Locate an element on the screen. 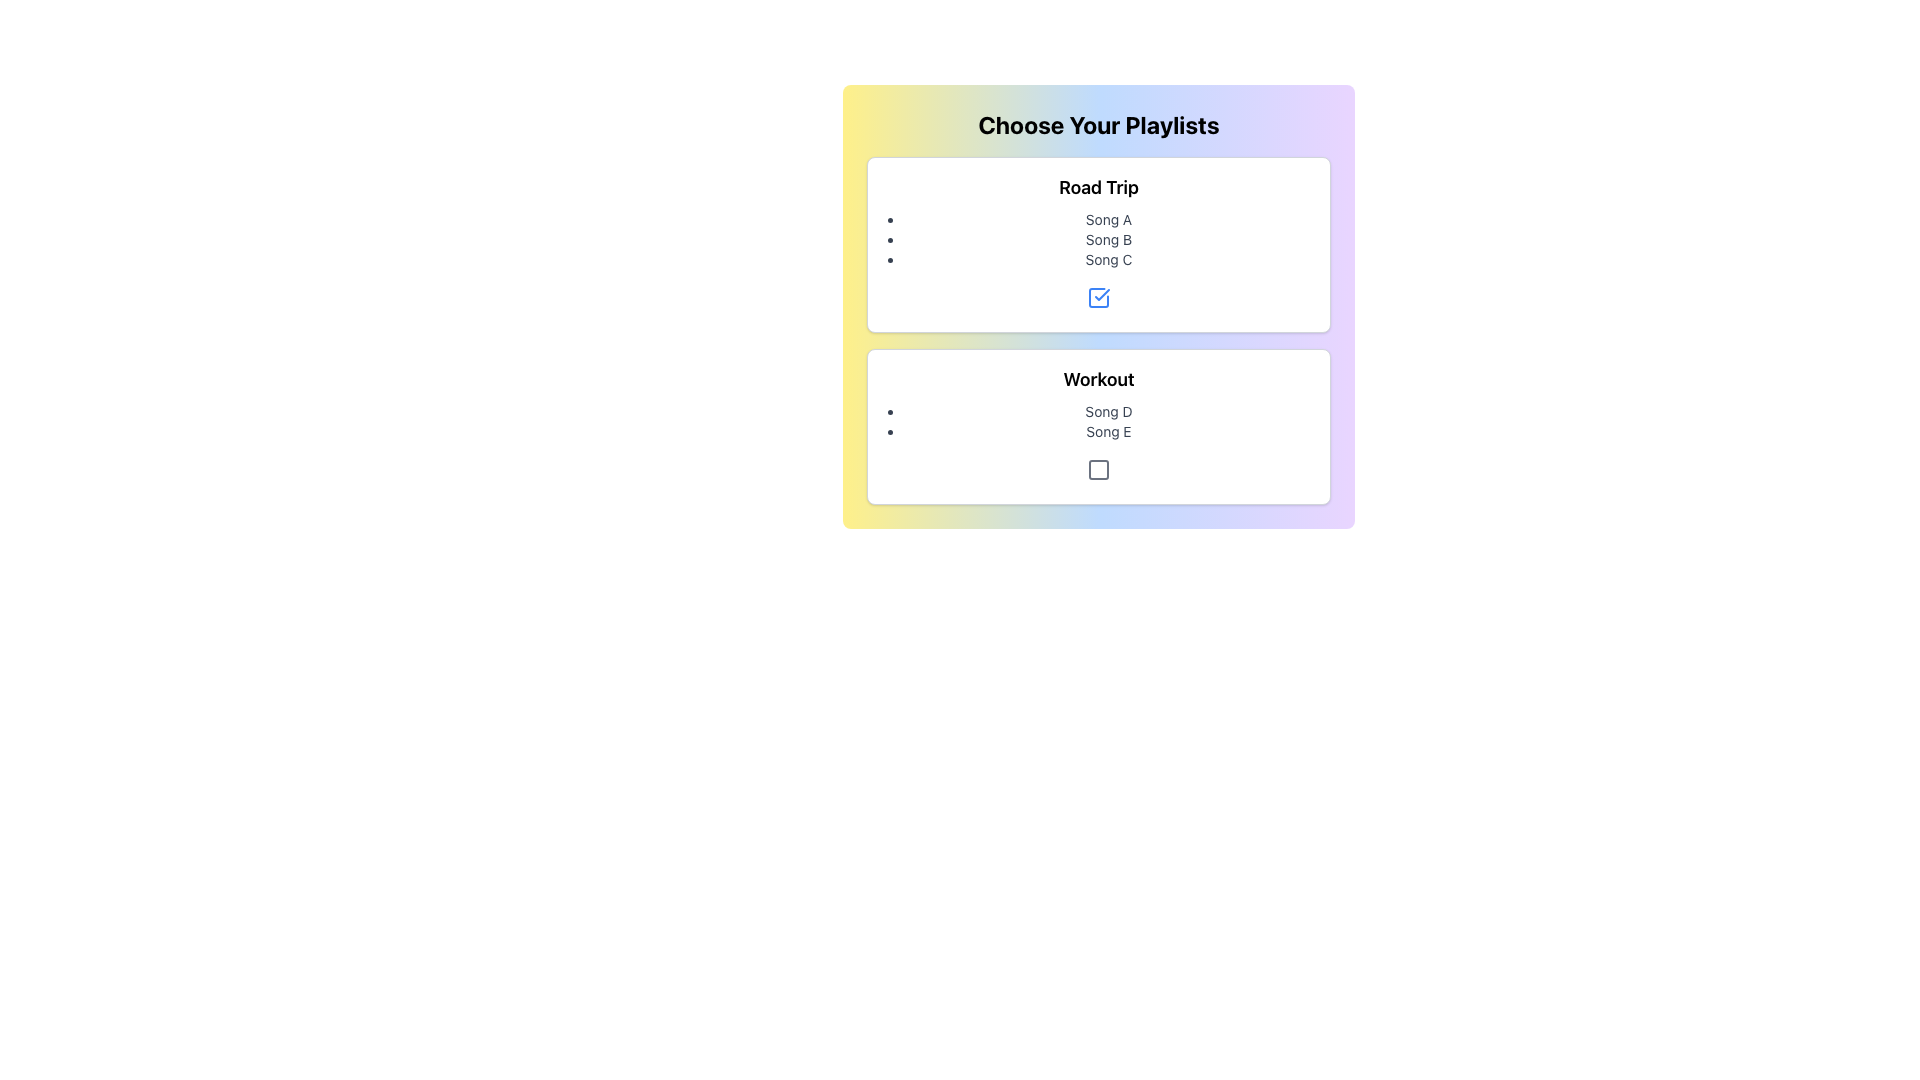  the action-related icon/button located is located at coordinates (1098, 470).